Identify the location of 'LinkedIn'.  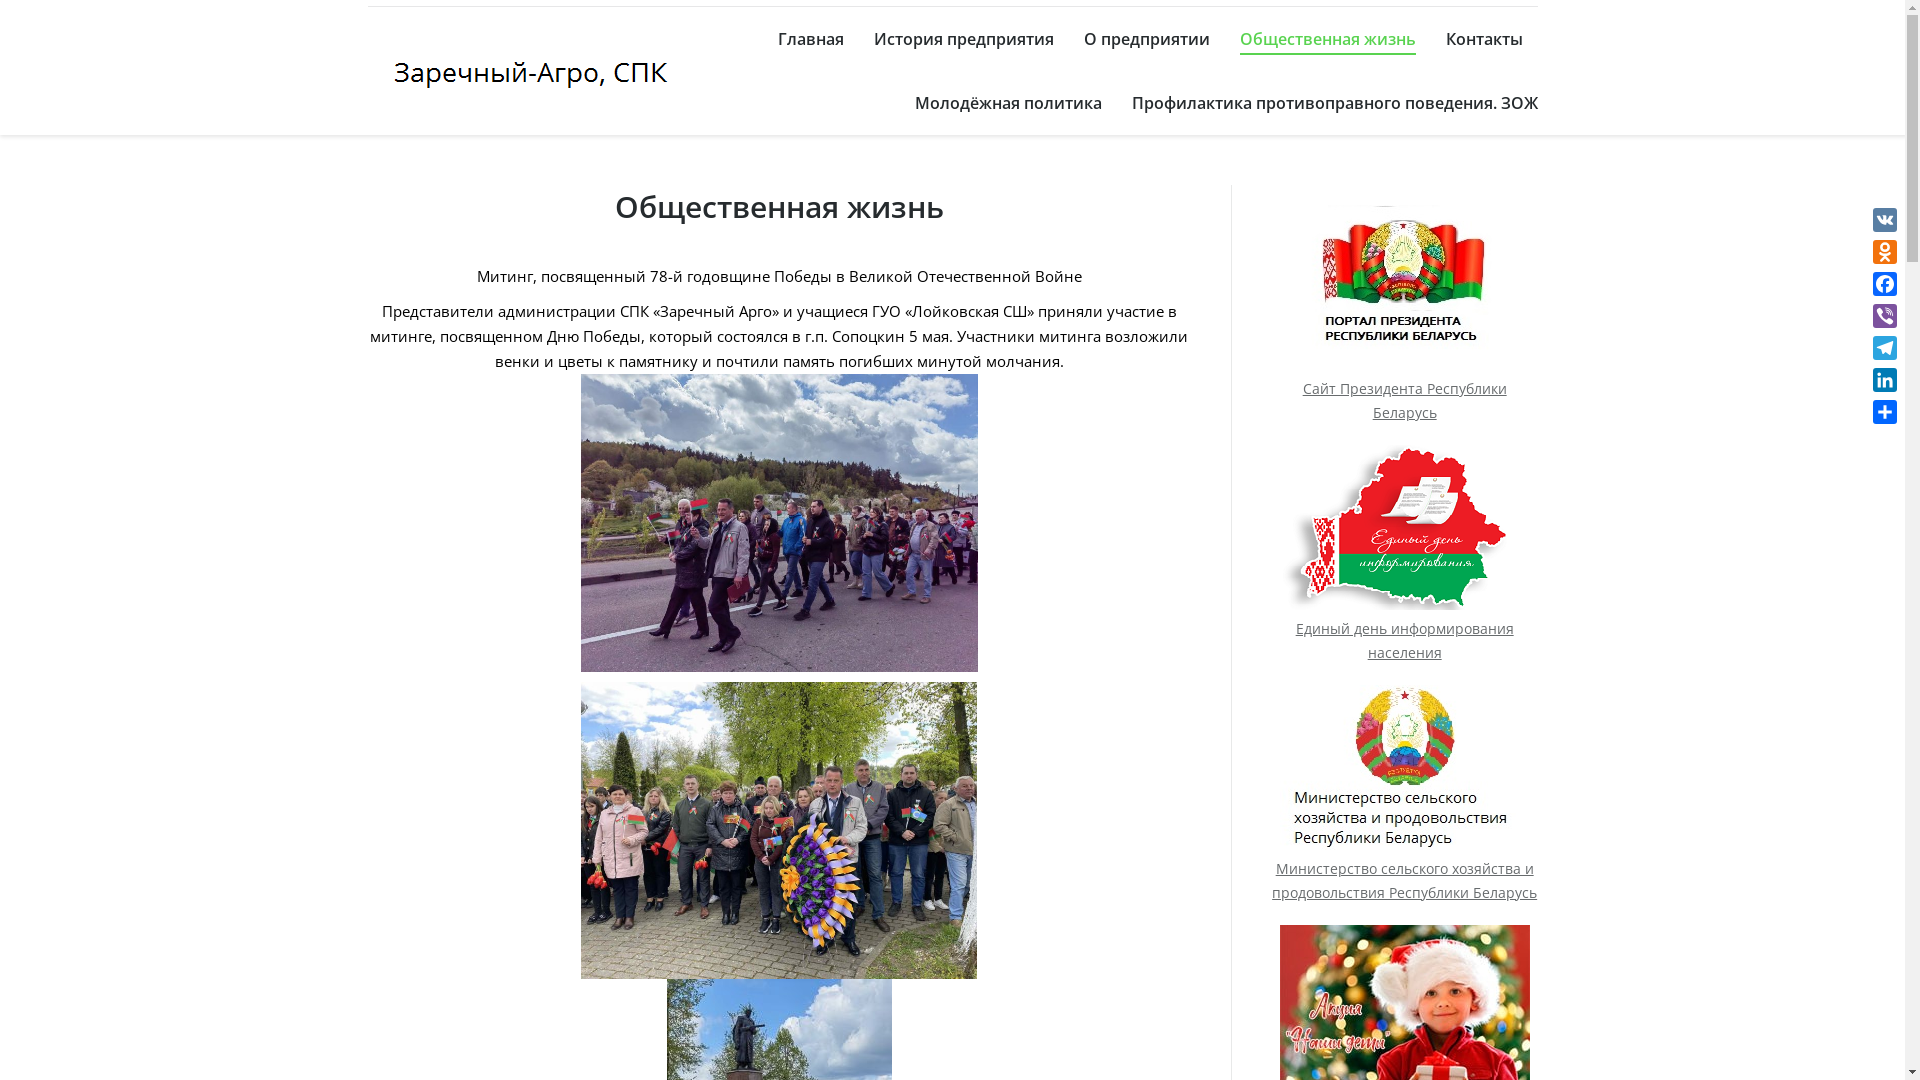
(1884, 380).